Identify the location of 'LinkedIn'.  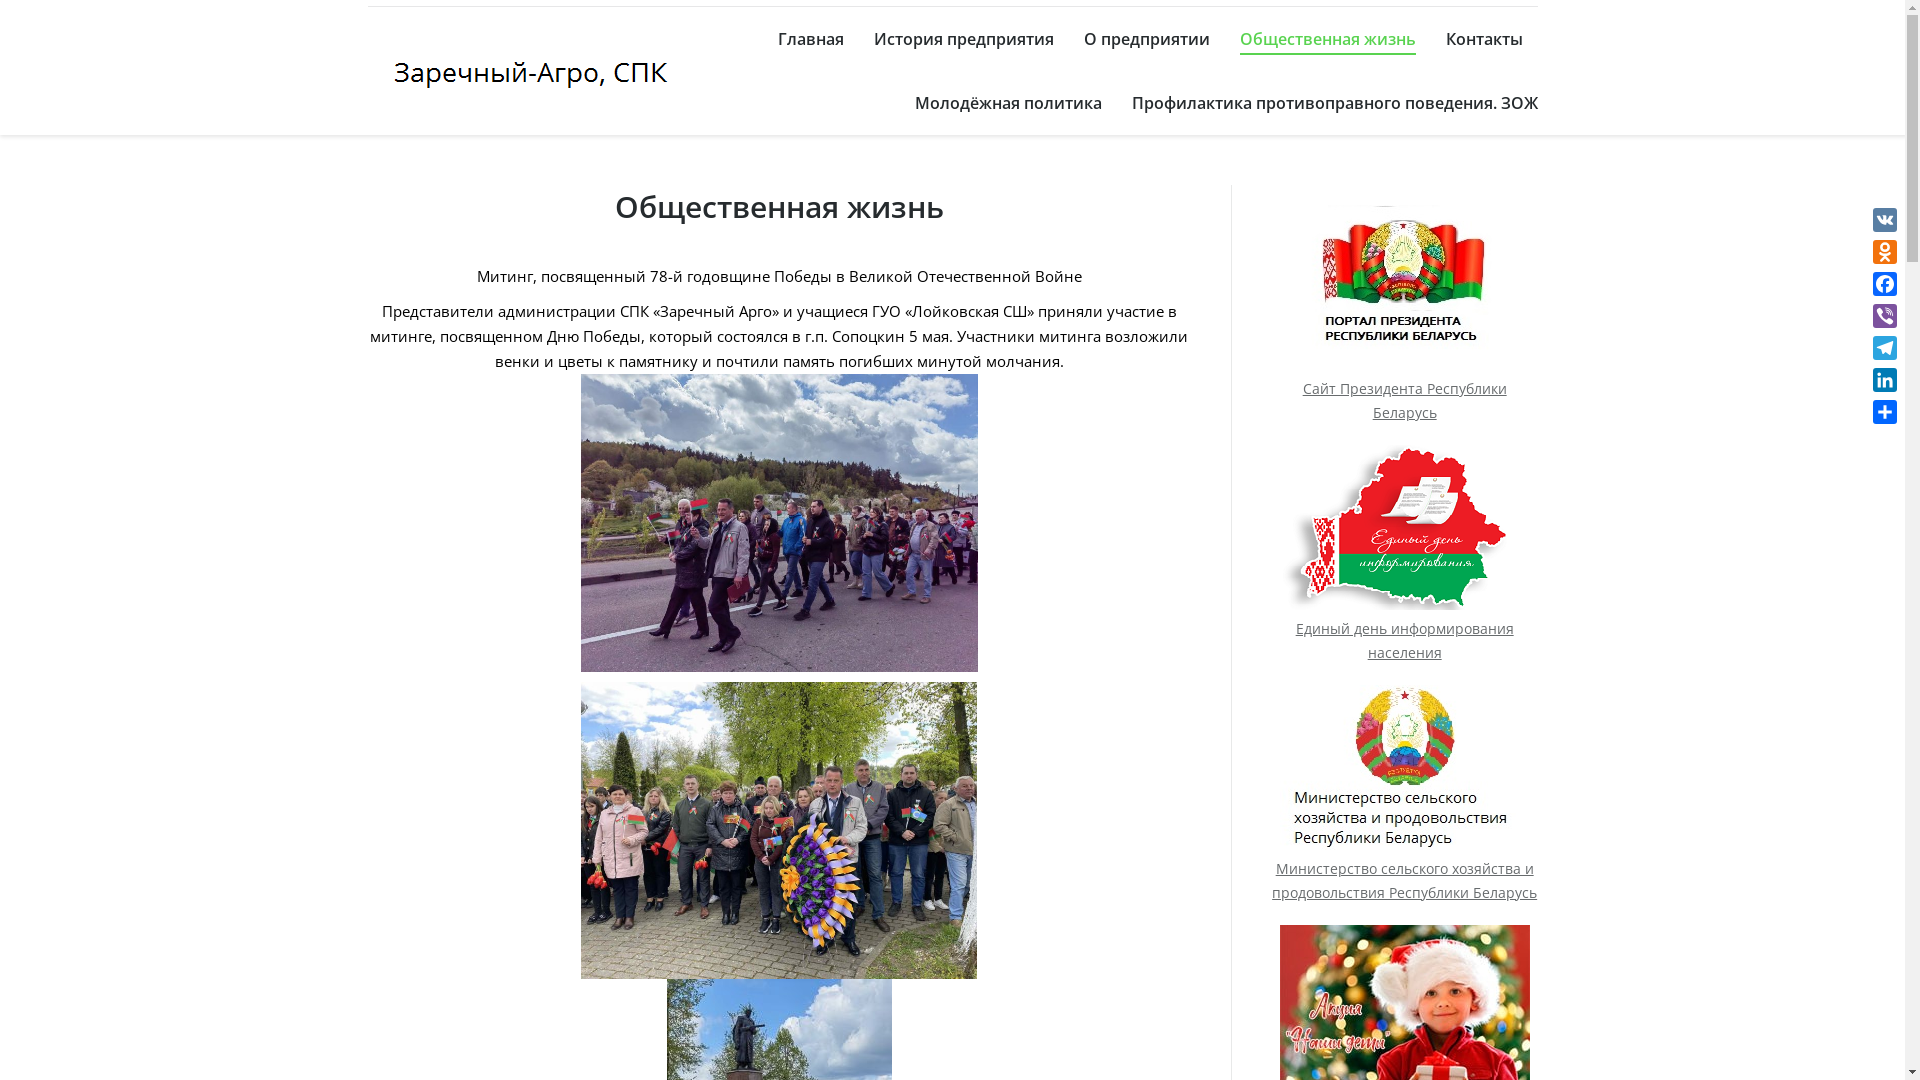
(1884, 380).